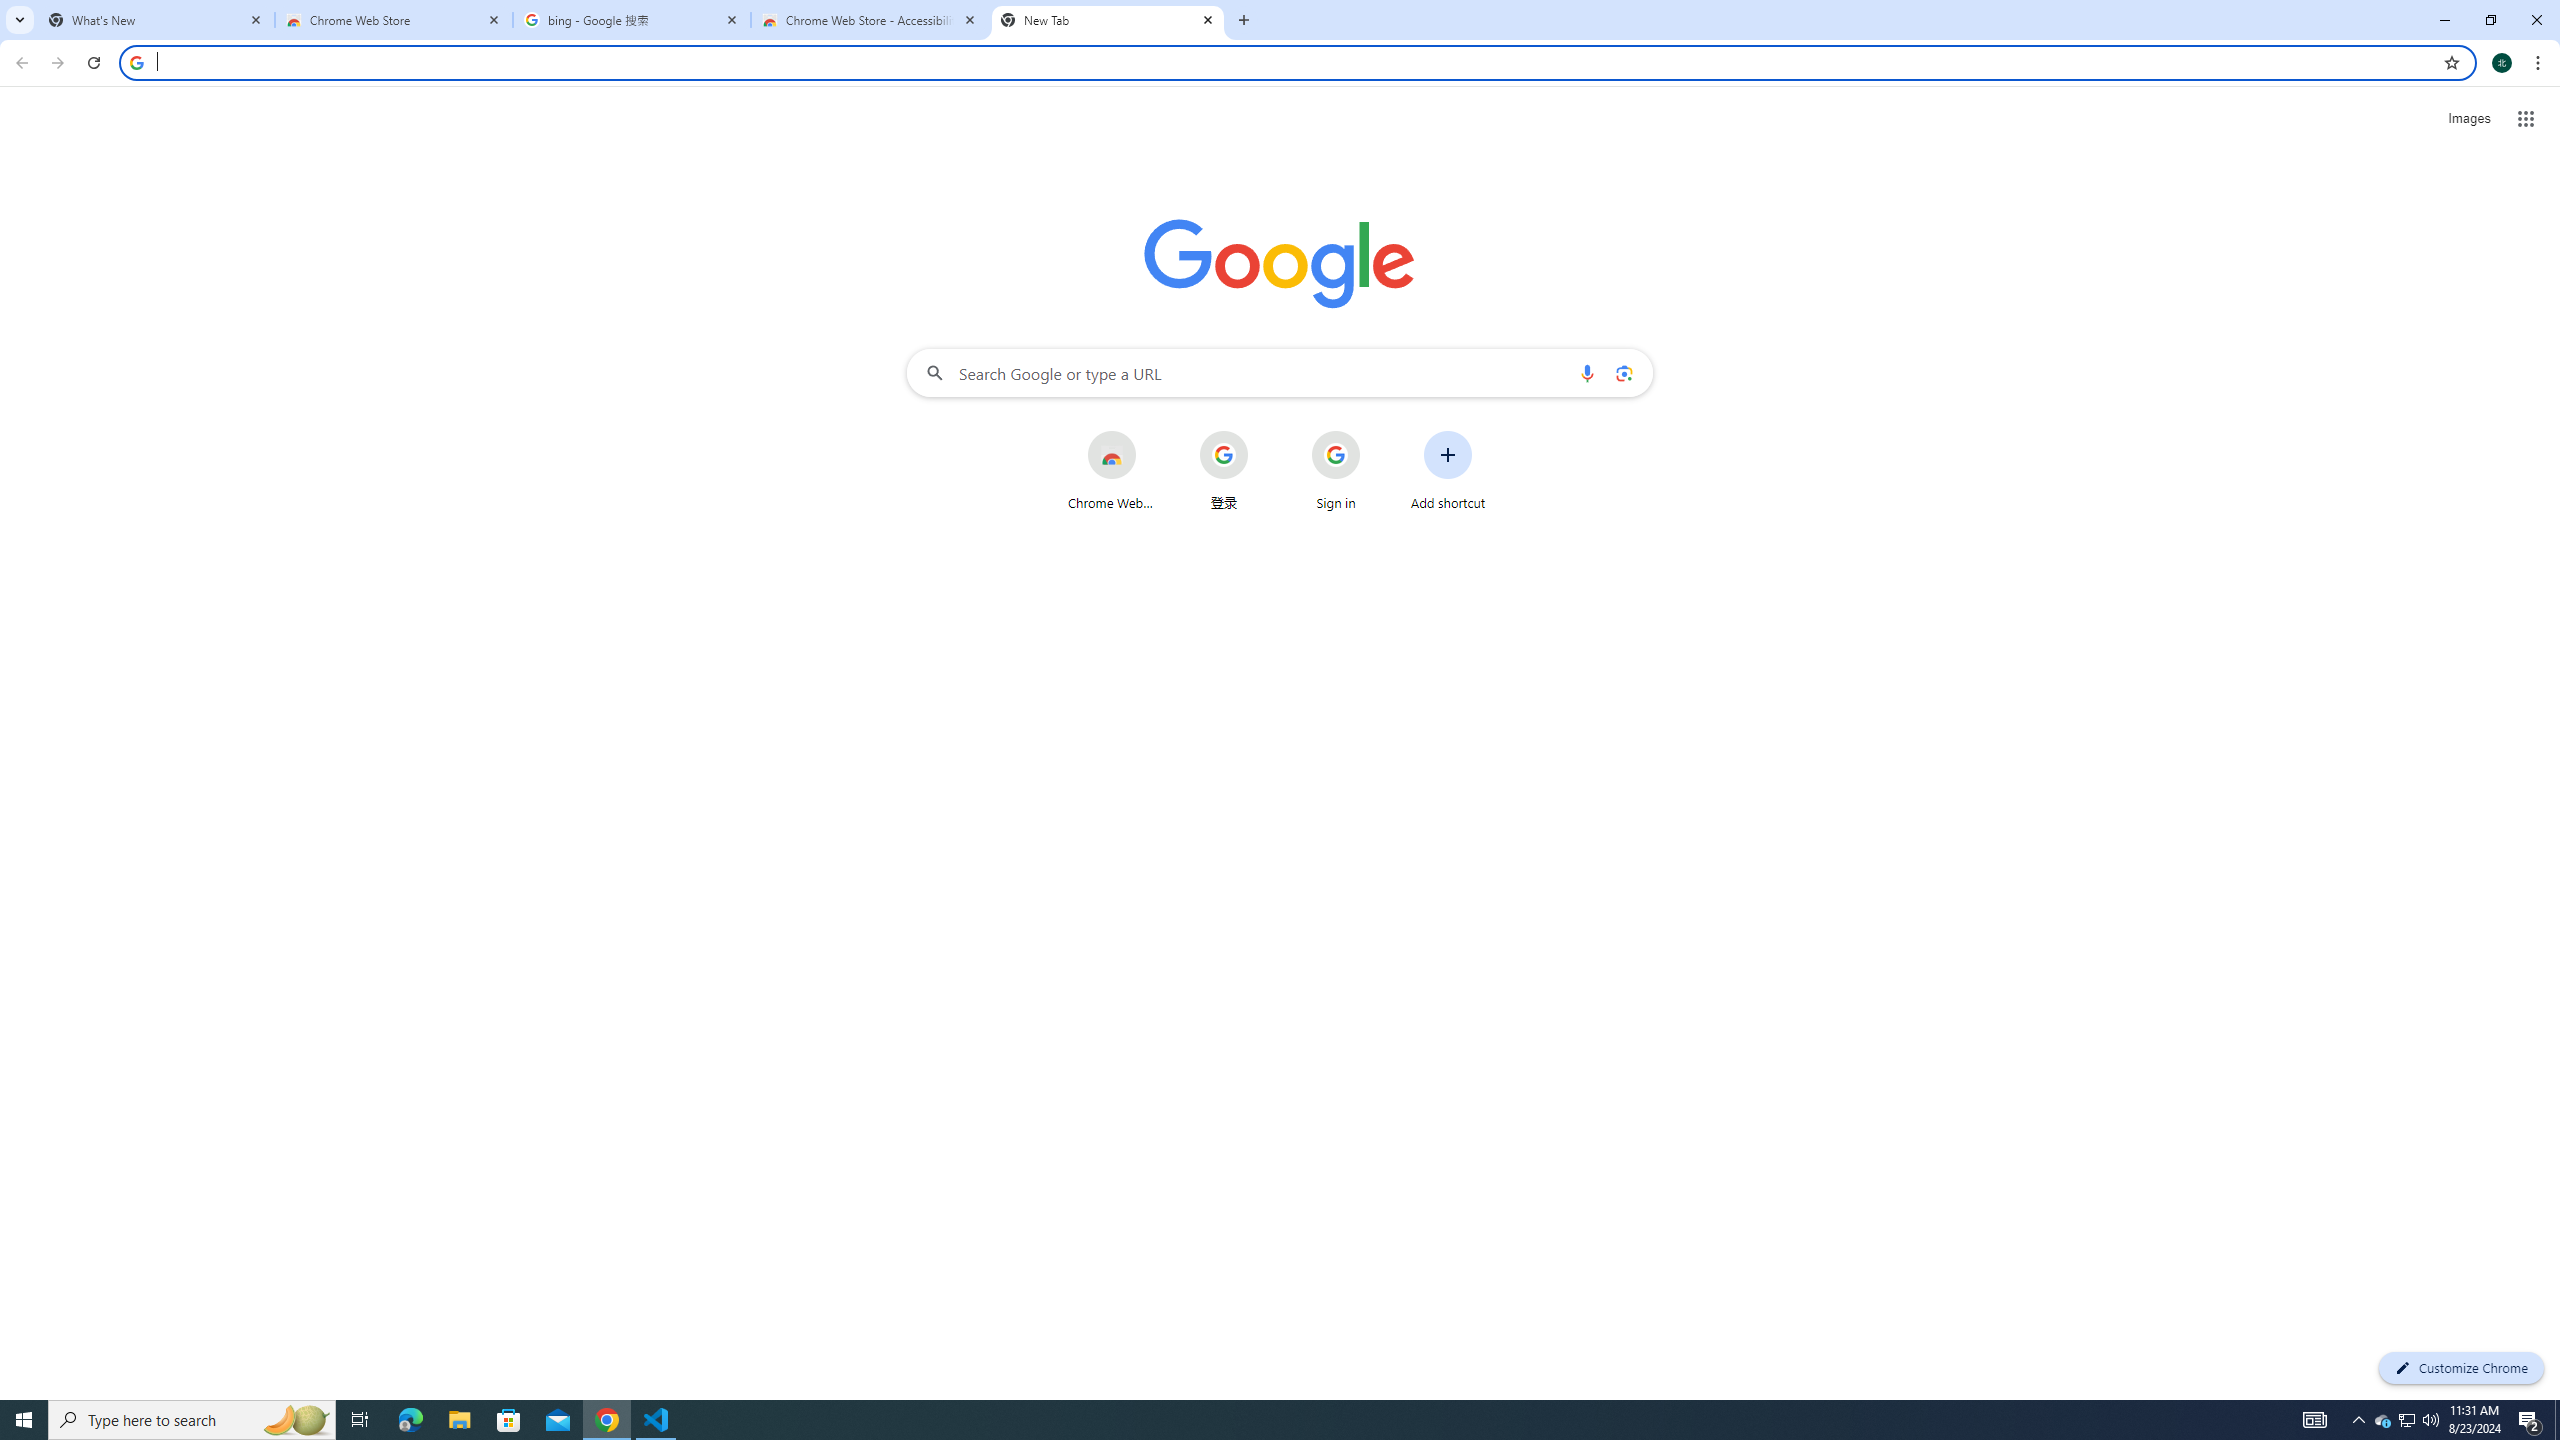 This screenshot has width=2560, height=1440. Describe the element at coordinates (1375, 432) in the screenshot. I see `'More actions for Sign in shortcut'` at that location.